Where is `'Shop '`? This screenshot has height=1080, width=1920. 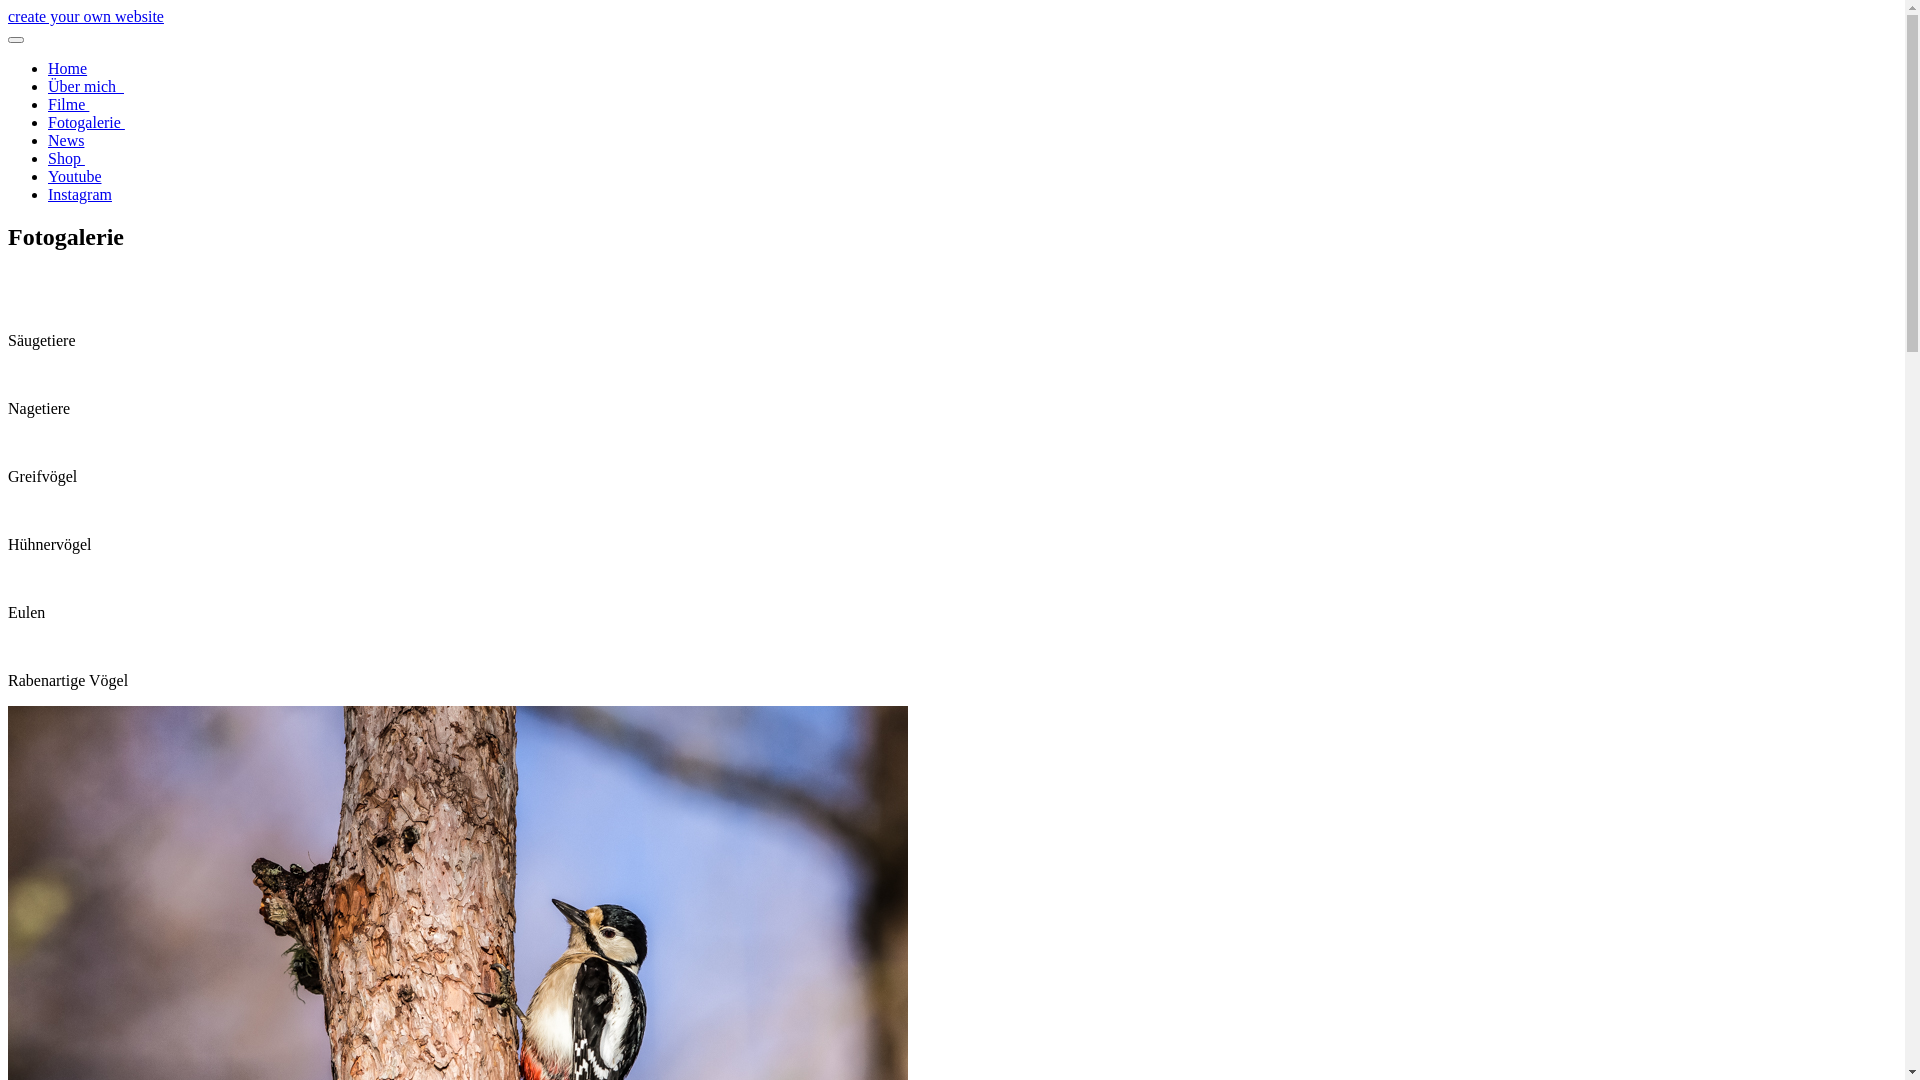
'Shop ' is located at coordinates (66, 157).